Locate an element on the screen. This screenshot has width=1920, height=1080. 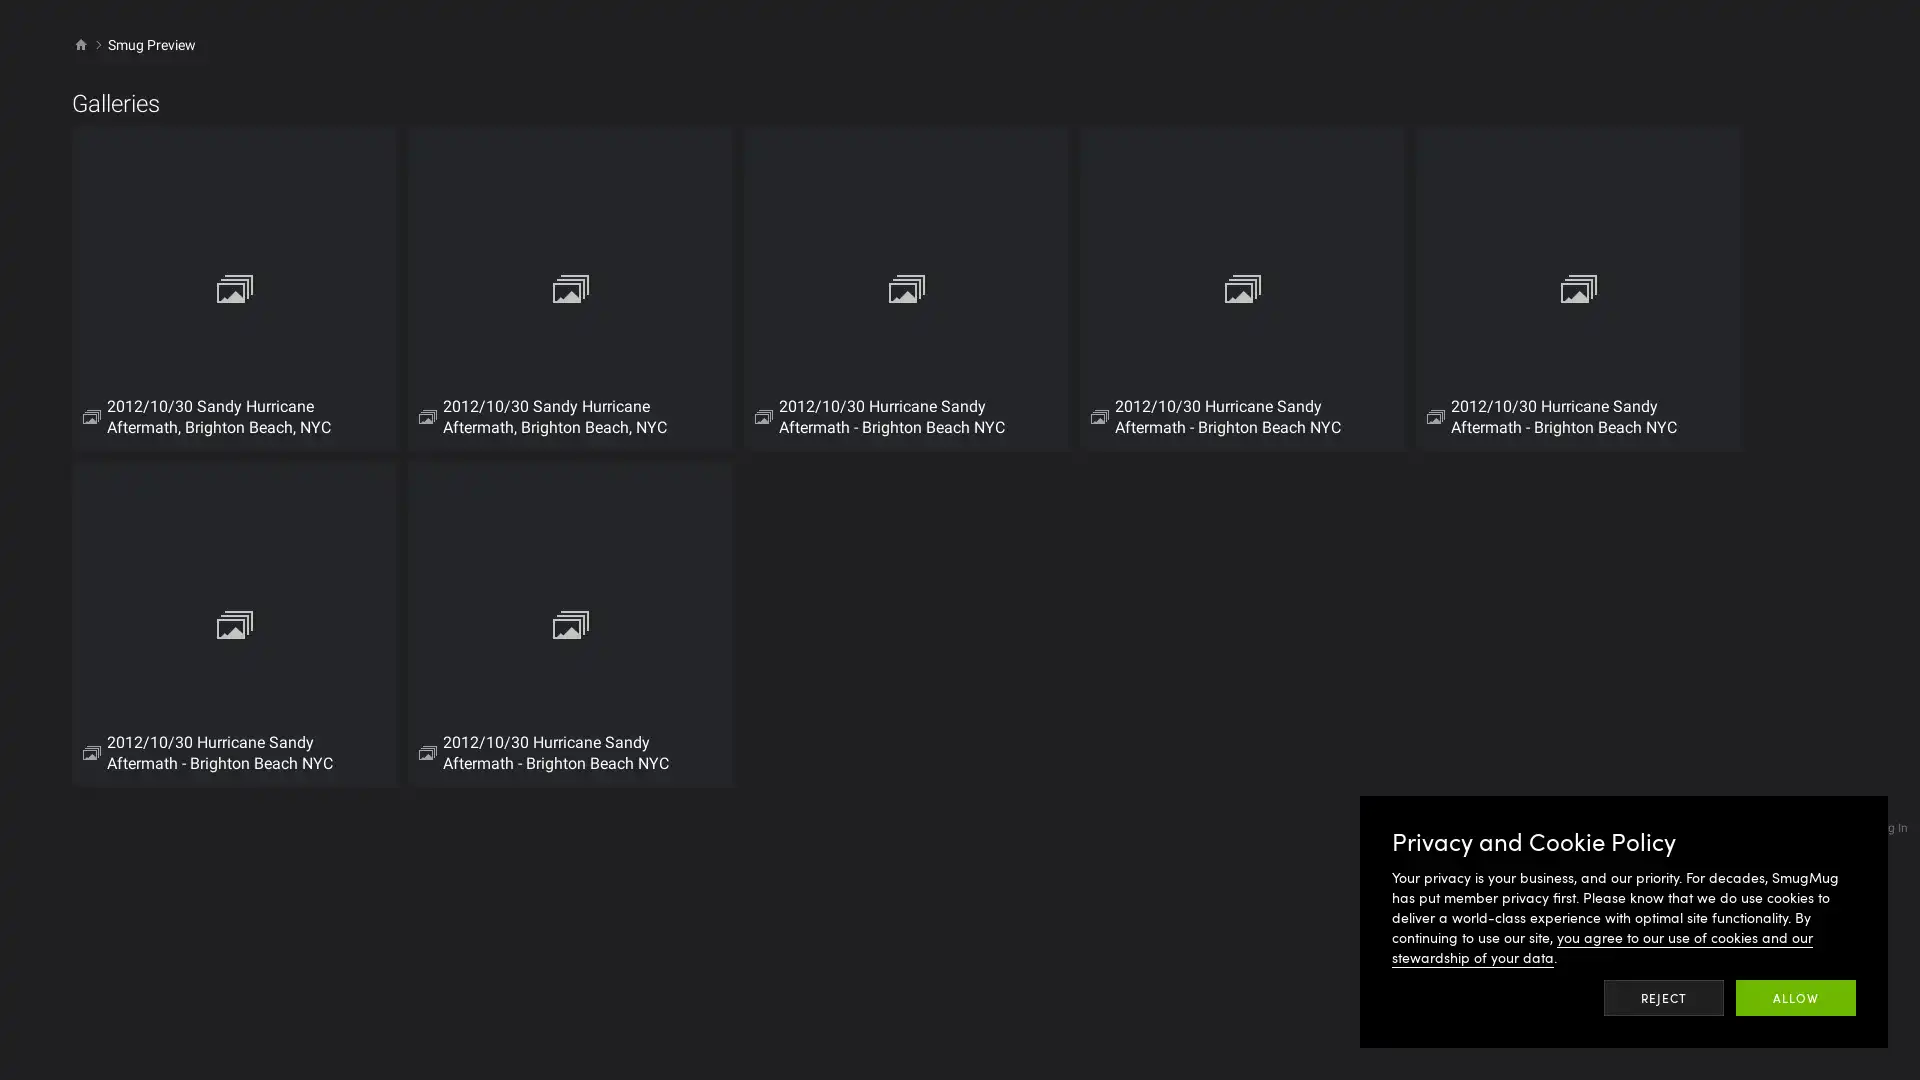
ALLOW is located at coordinates (1795, 998).